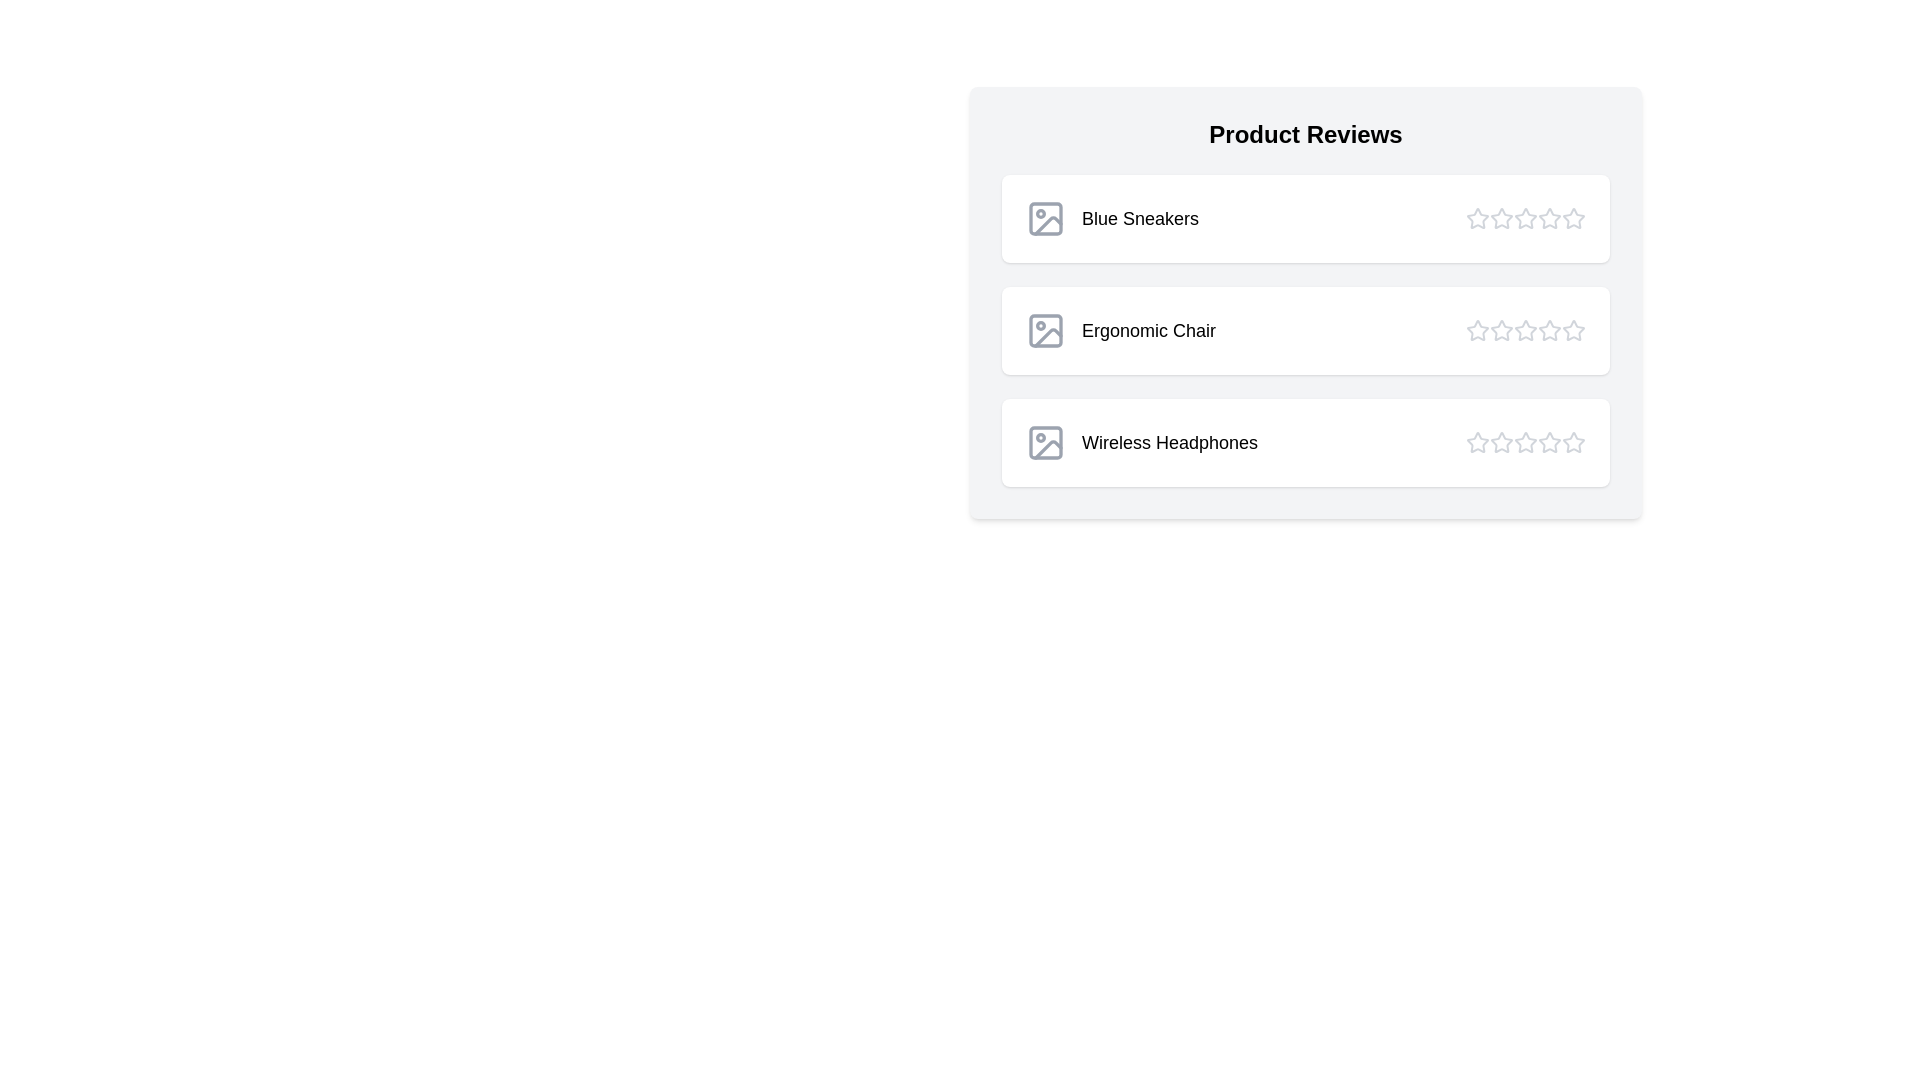  What do you see at coordinates (1478, 219) in the screenshot?
I see `the star corresponding to 1 stars for the product Blue Sneakers` at bounding box center [1478, 219].